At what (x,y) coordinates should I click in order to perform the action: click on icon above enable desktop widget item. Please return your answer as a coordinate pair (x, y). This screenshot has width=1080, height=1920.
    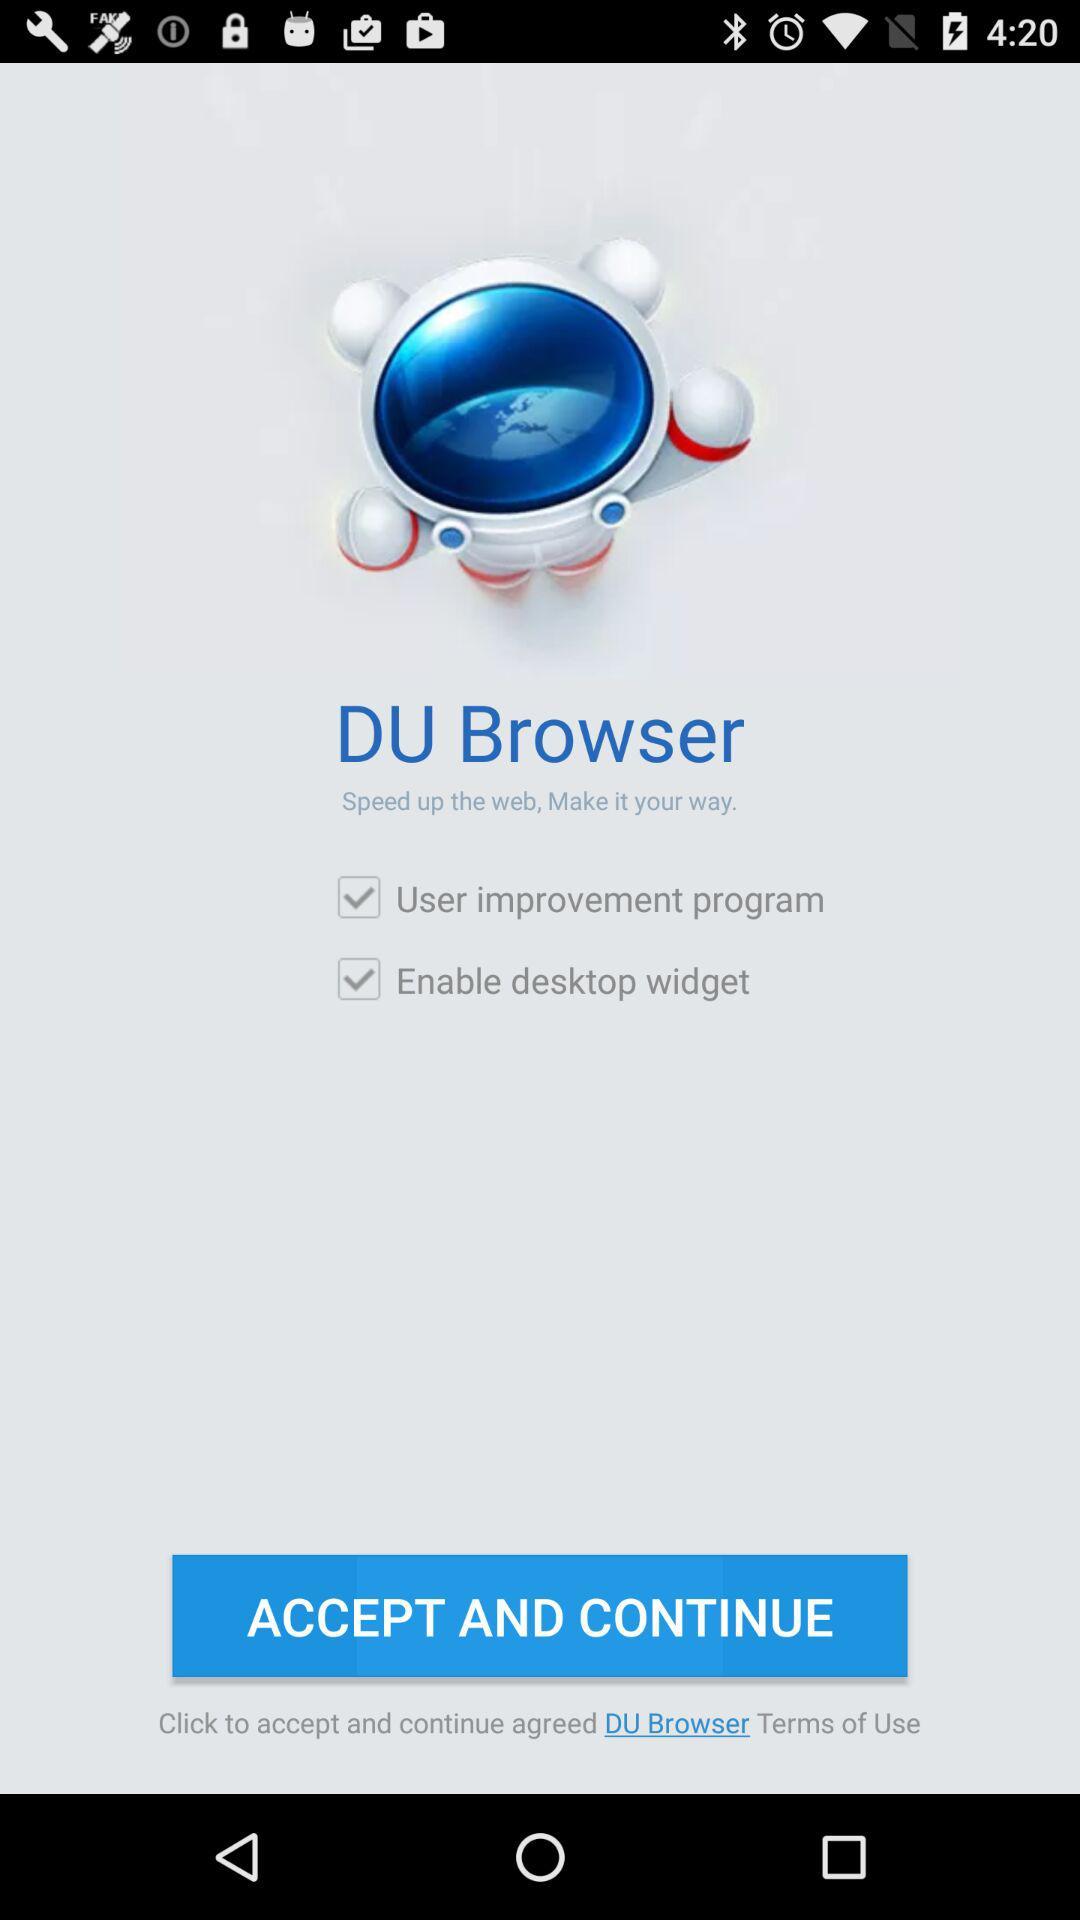
    Looking at the image, I should click on (579, 897).